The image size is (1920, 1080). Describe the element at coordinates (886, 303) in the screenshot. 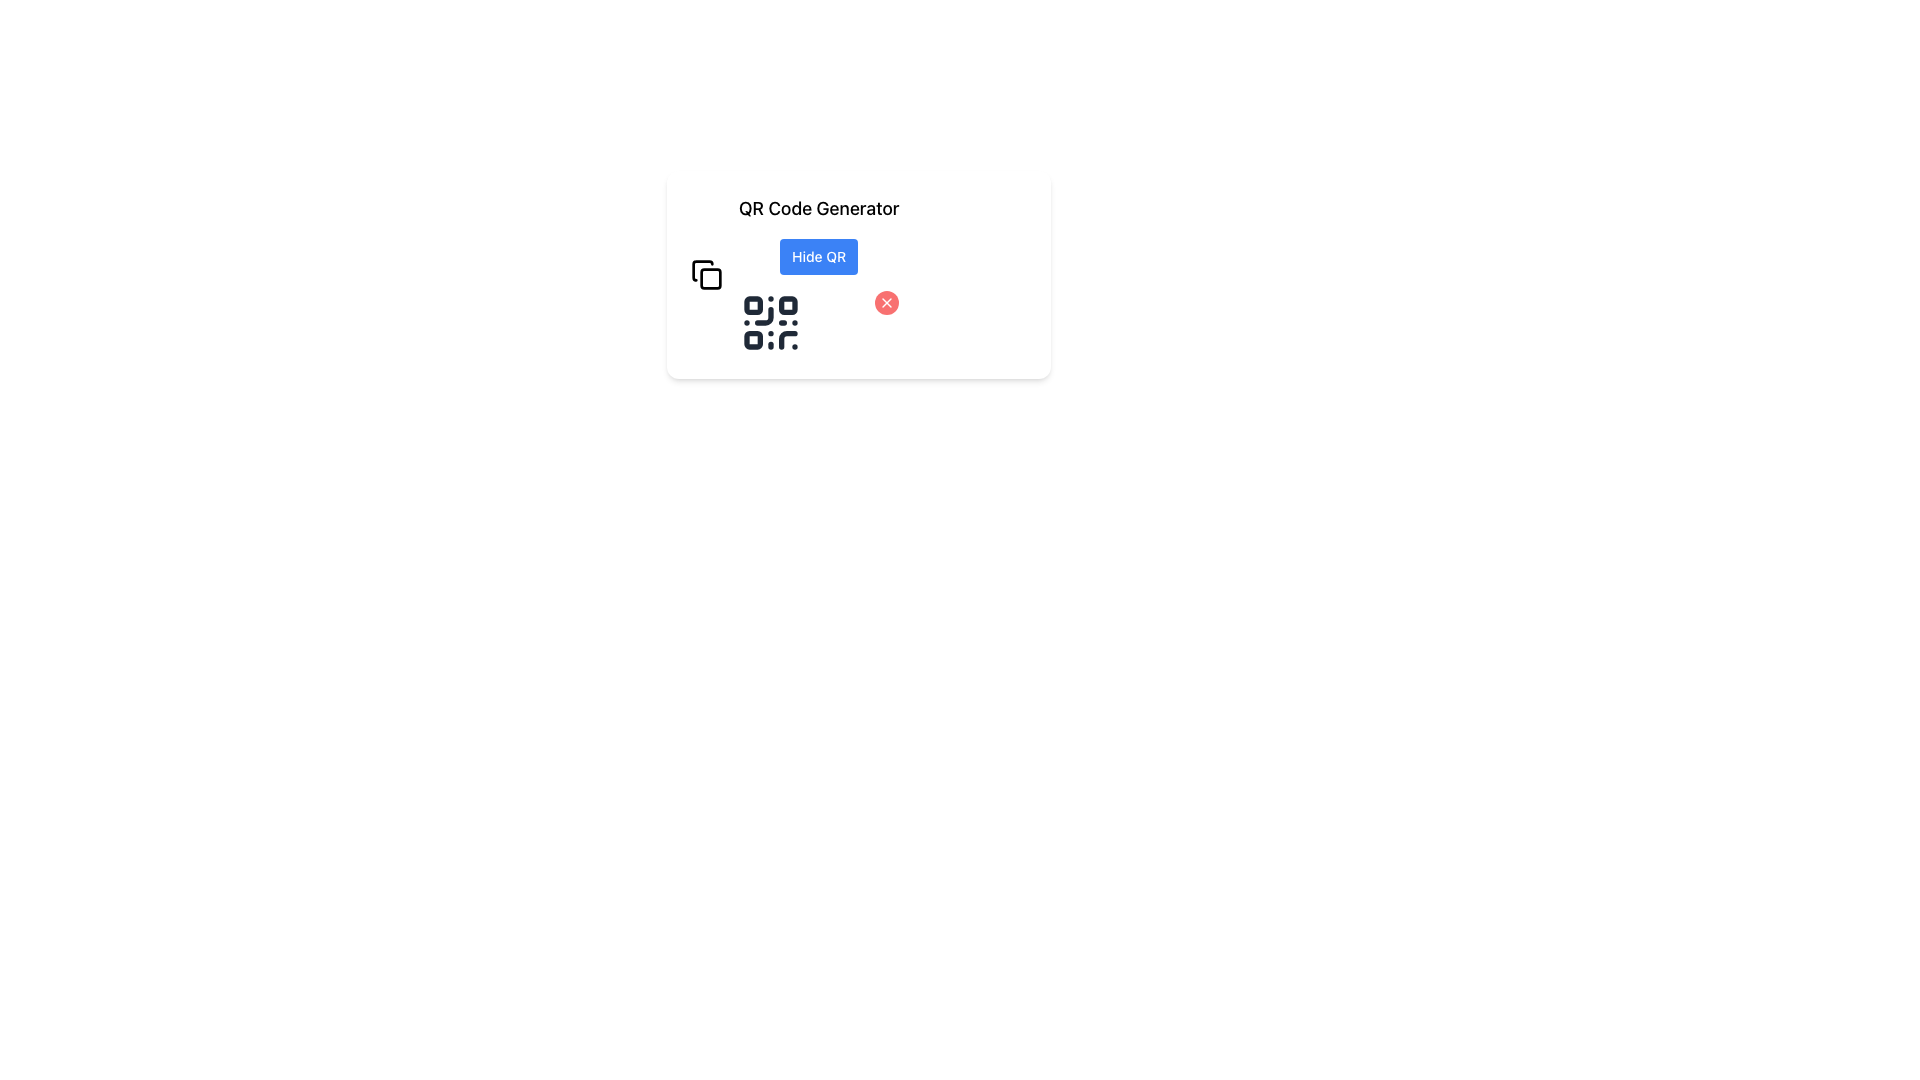

I see `the small circular button with a red background and white 'X' icon located at the top-right corner of the QR code section` at that location.